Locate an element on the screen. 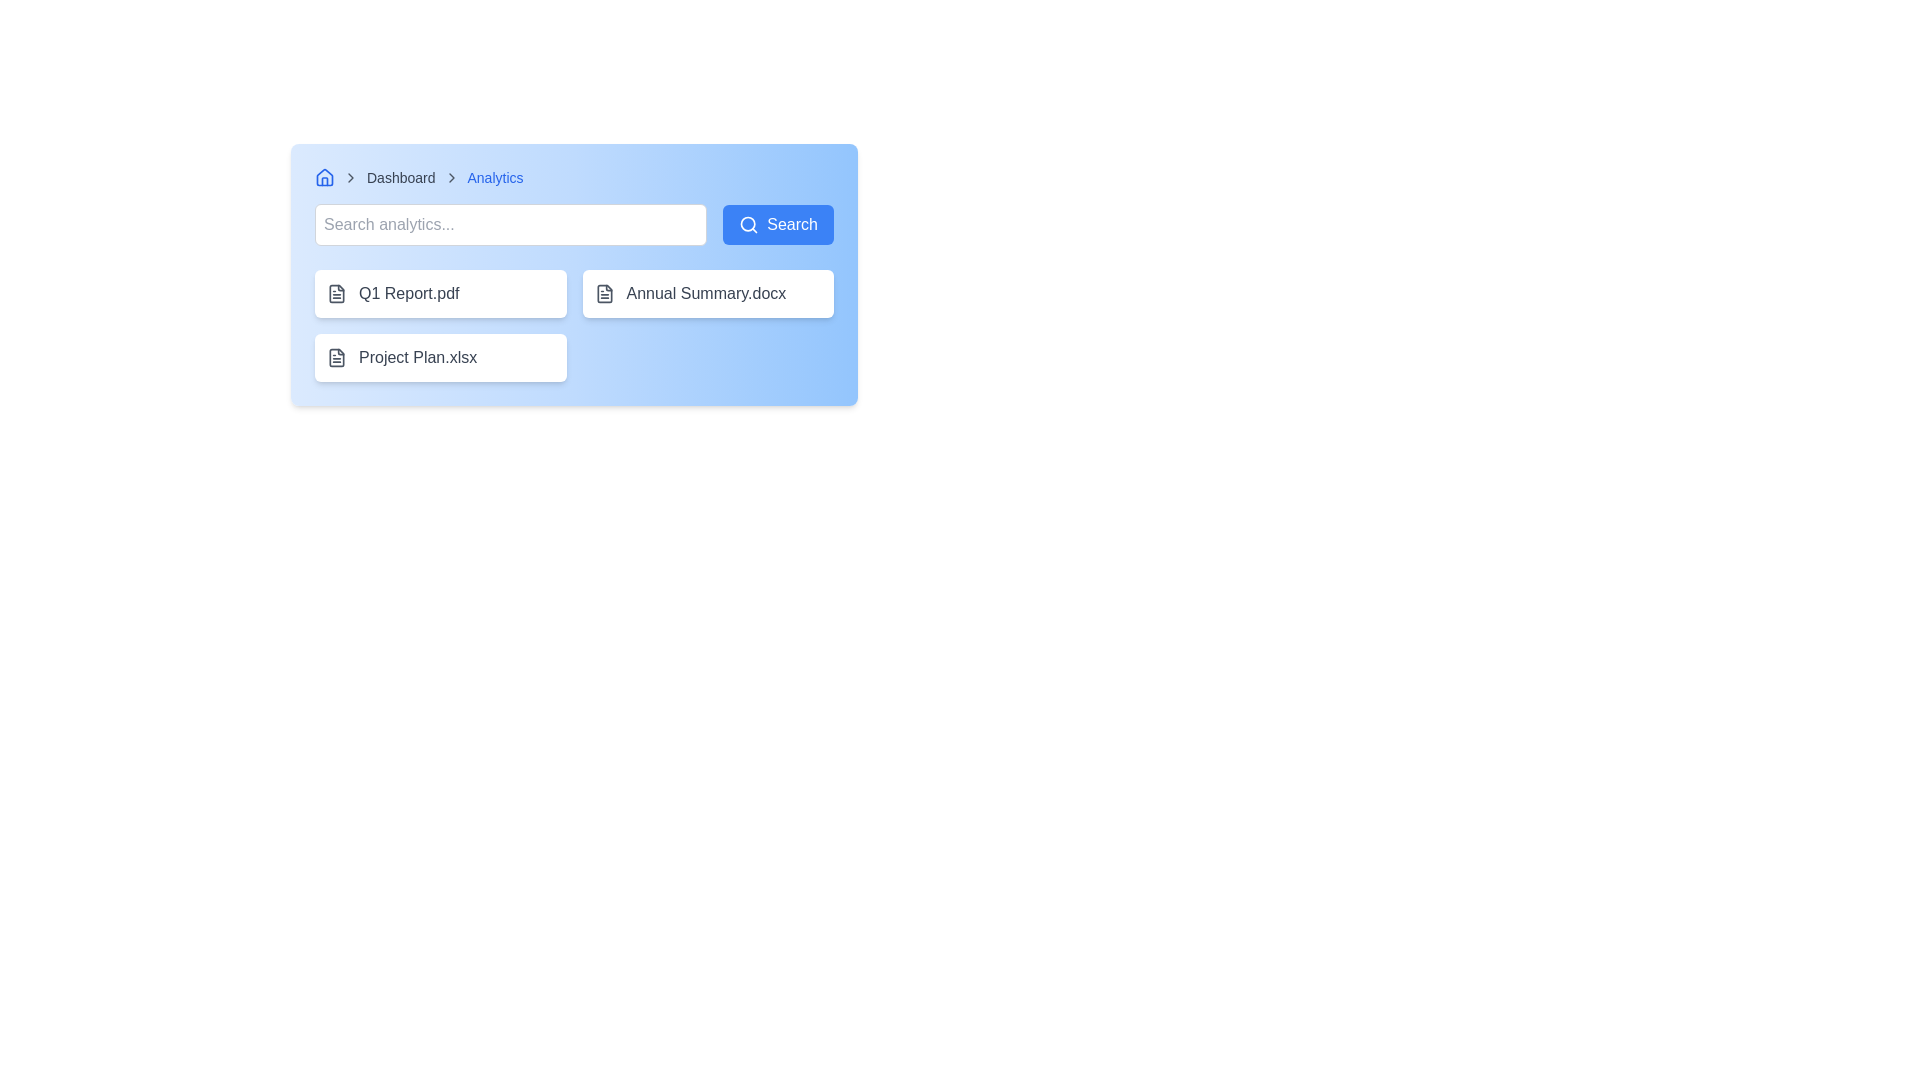  the right-pointing gray chevron icon located between 'Dashboard' and 'Analytics' in the breadcrumb navigation bar is located at coordinates (450, 176).